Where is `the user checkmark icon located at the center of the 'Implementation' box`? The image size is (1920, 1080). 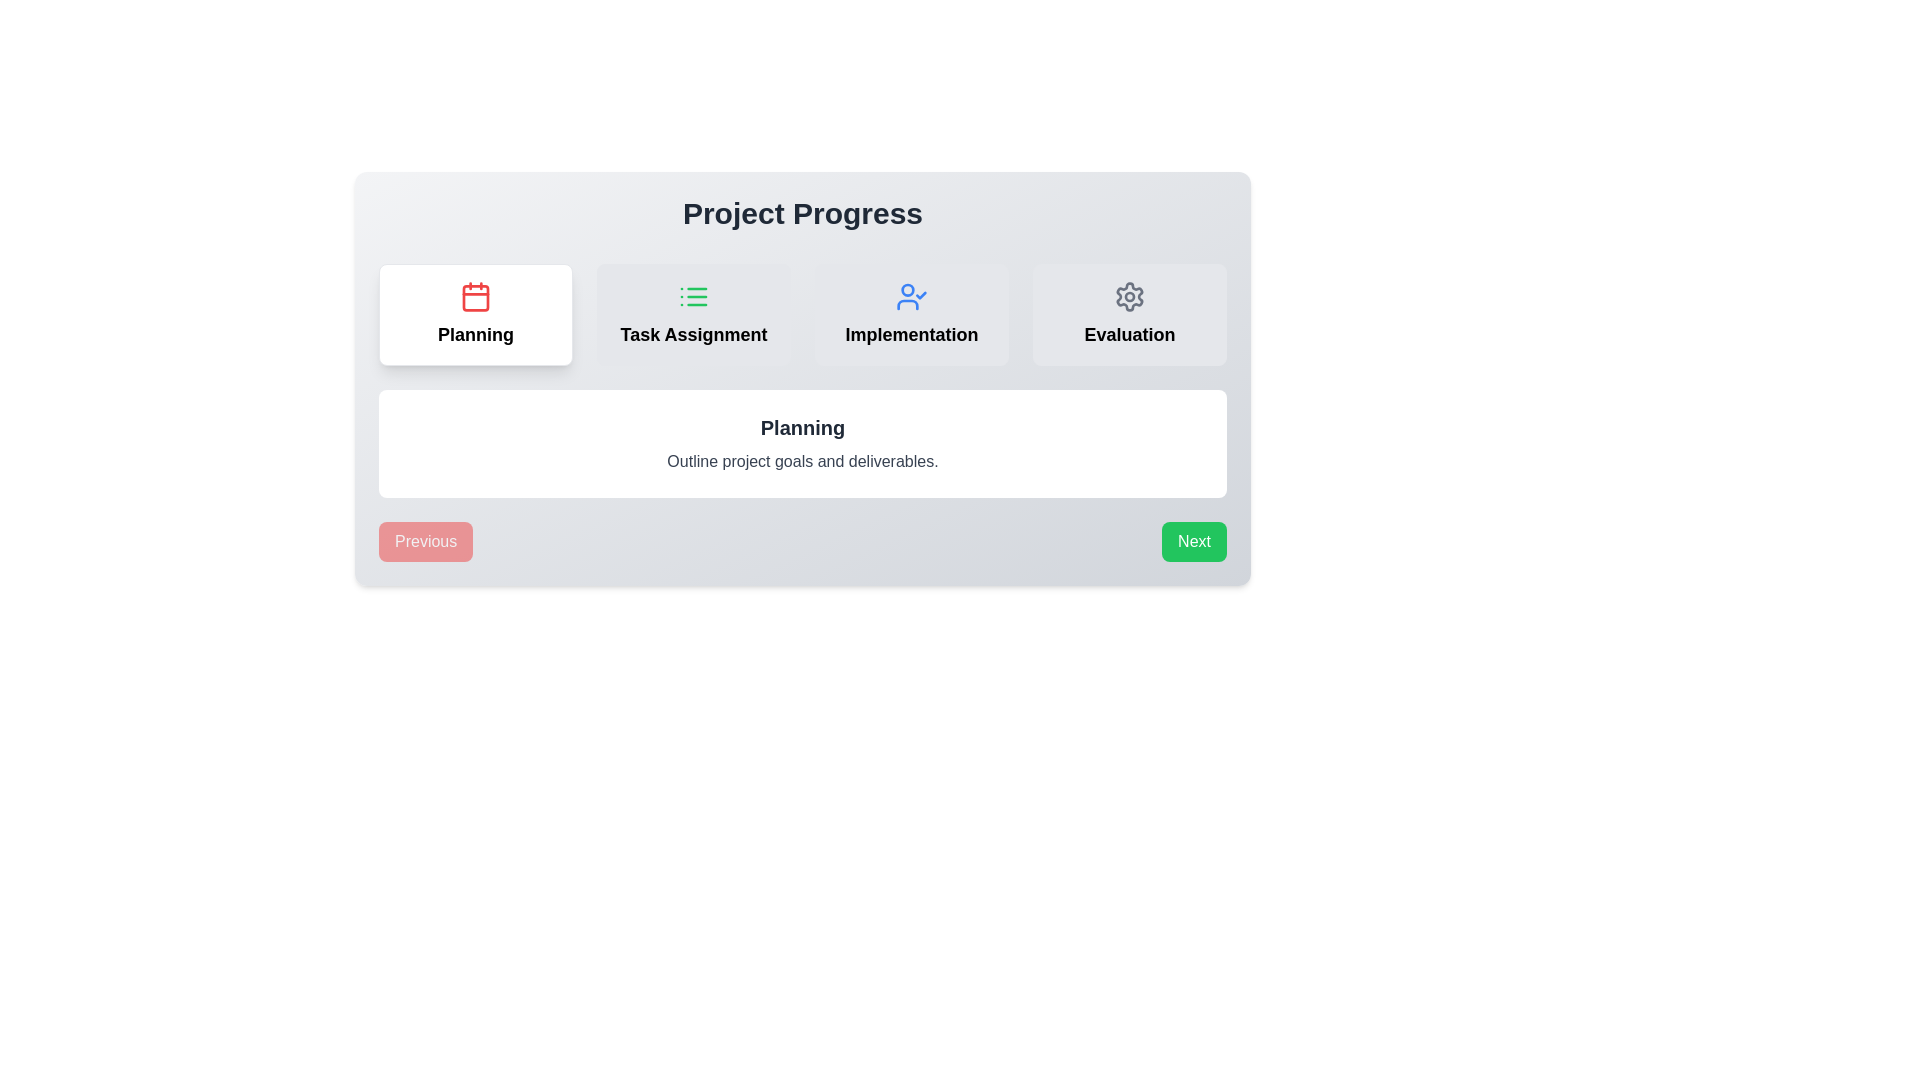
the user checkmark icon located at the center of the 'Implementation' box is located at coordinates (911, 297).